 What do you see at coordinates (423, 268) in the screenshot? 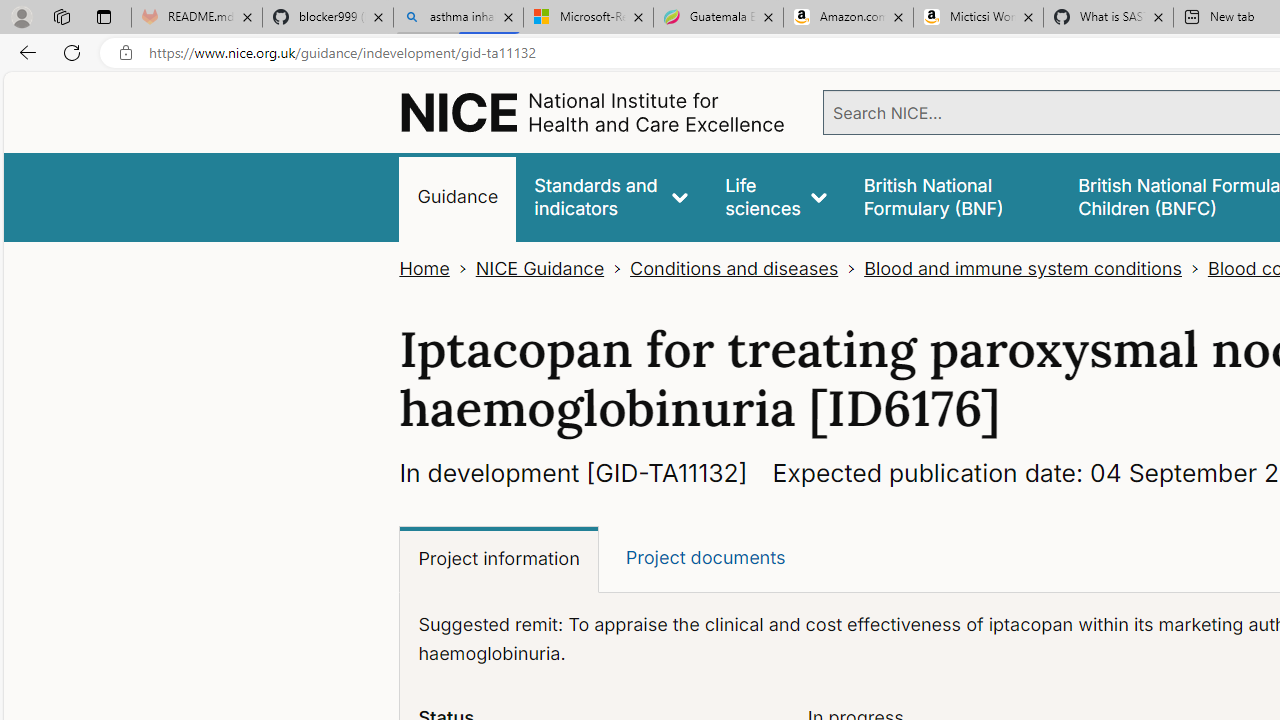
I see `'Home'` at bounding box center [423, 268].